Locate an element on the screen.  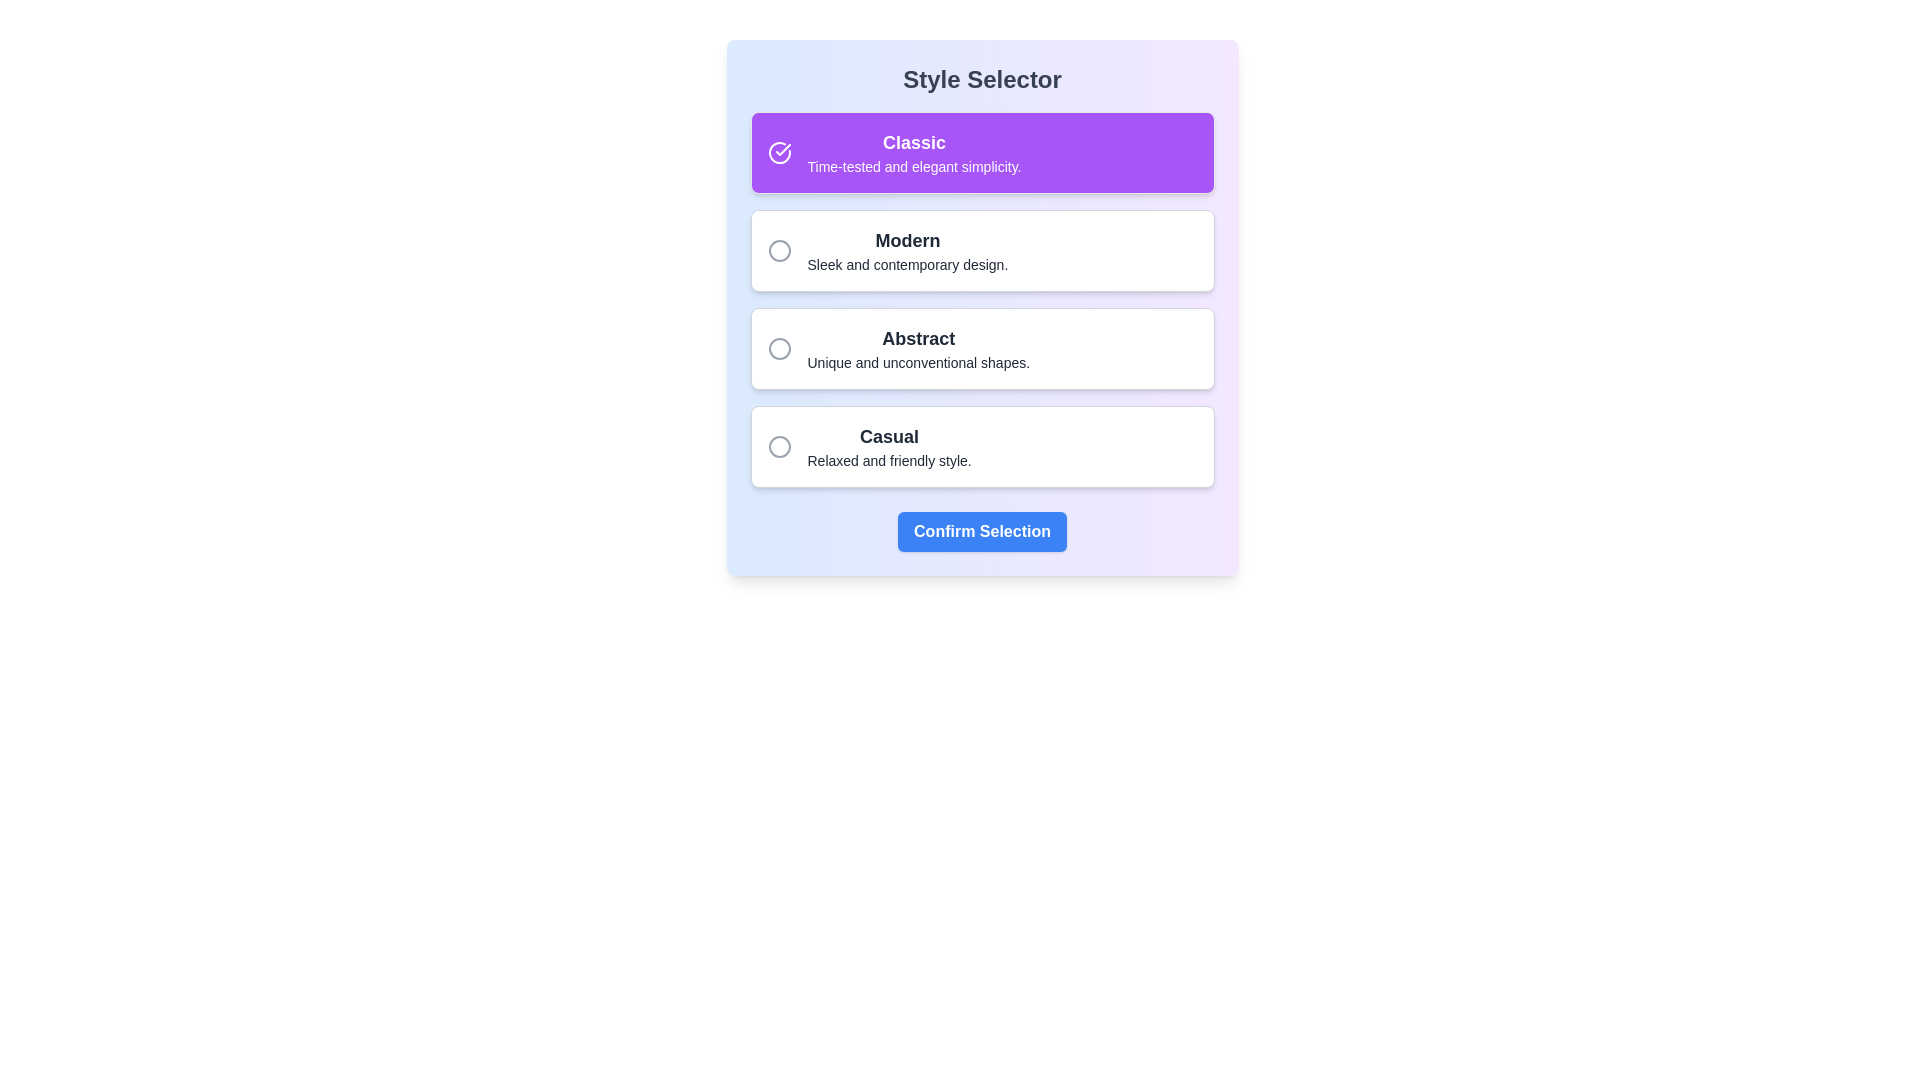
the RadioButton element located in the top-left corner of the 'Abstract' style option card, which is visually a circular icon with a gray border and no internal fill is located at coordinates (778, 347).